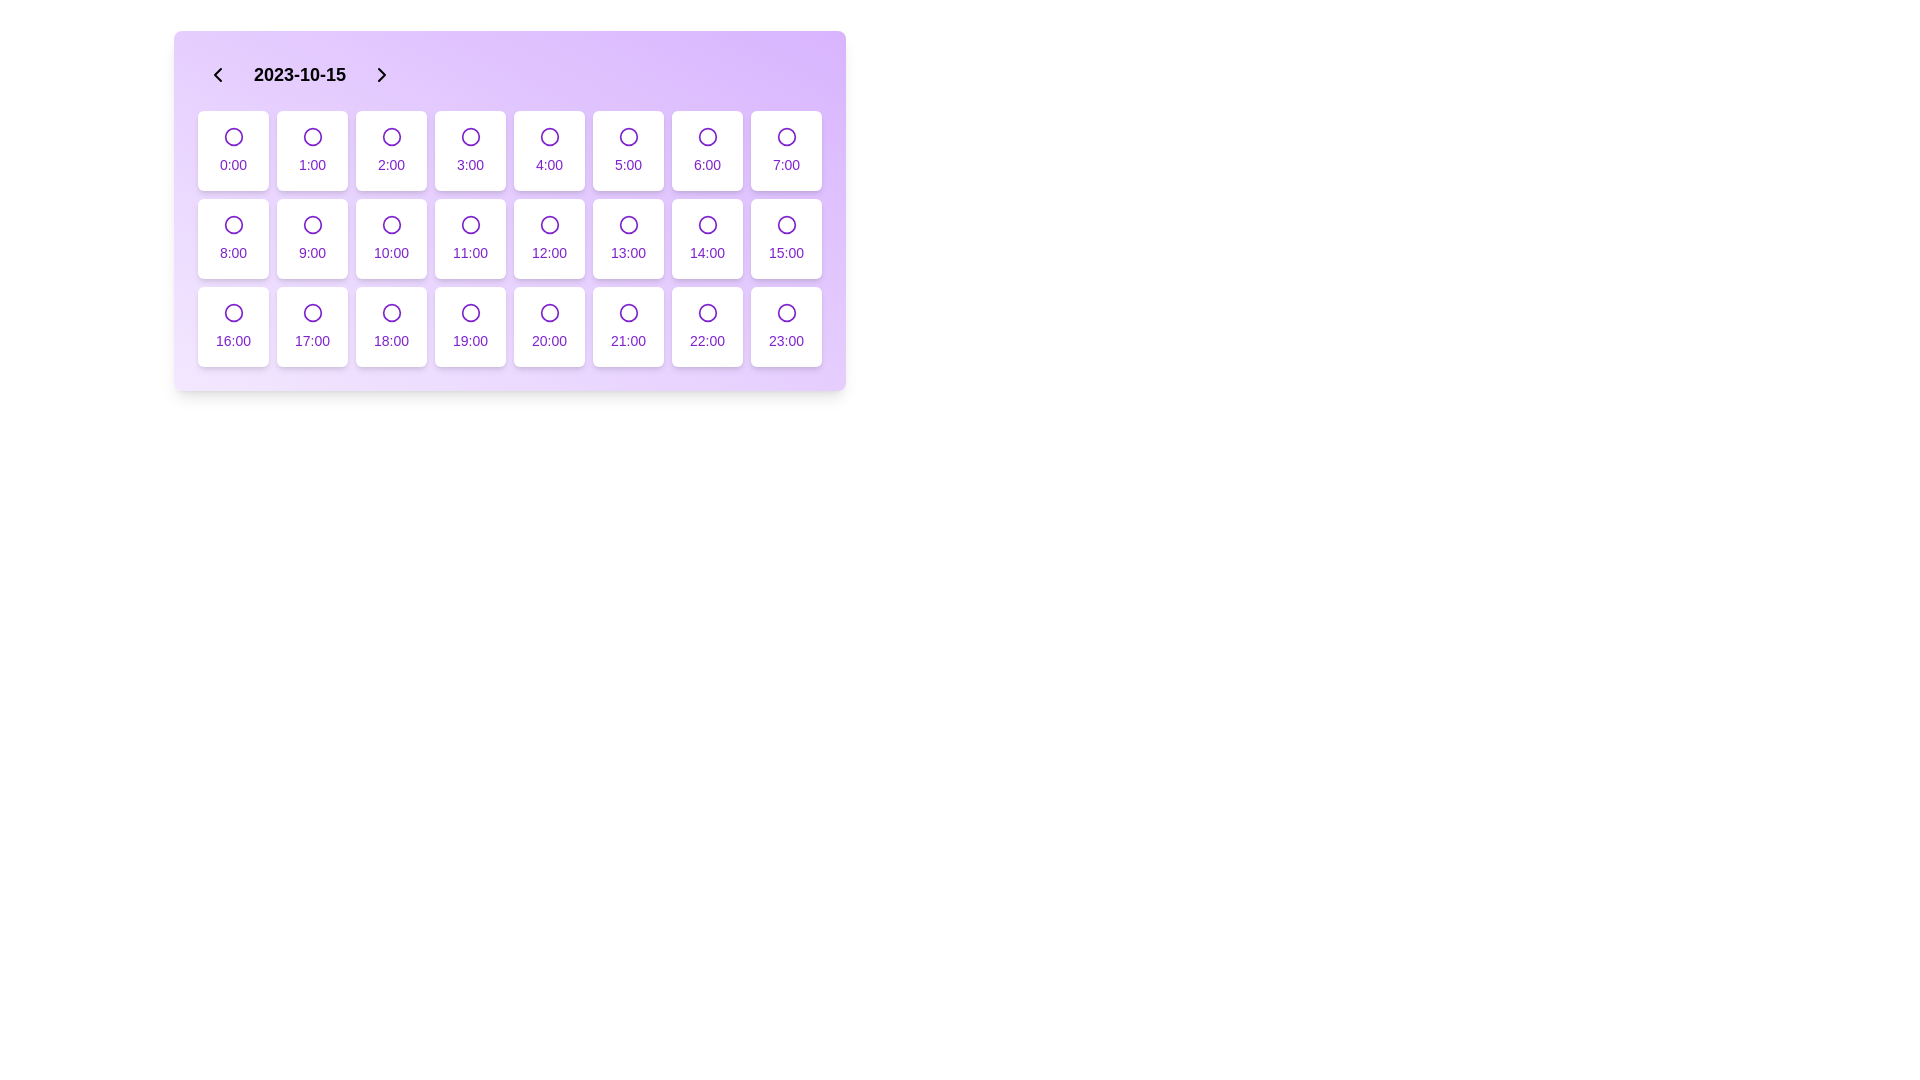 The width and height of the screenshot is (1920, 1080). Describe the element at coordinates (707, 326) in the screenshot. I see `the time selector button located in the fifth row and sixth column` at that location.